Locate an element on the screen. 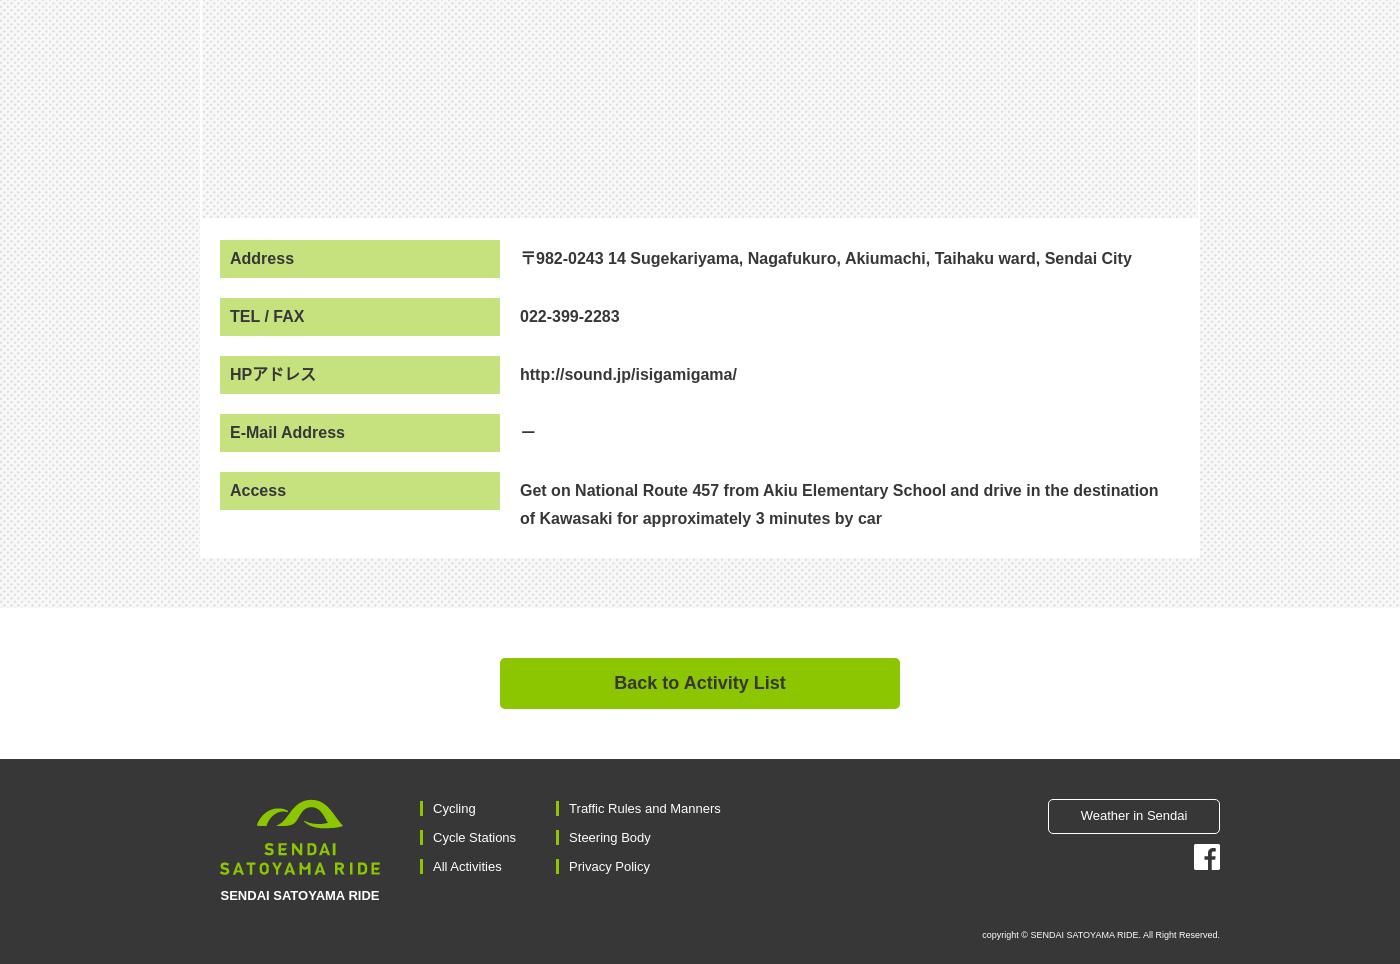 The image size is (1400, 964). '〒982-0243   14 Sugekariyama, Nagafukuro, Akiumachi, Taihaku ward, Sendai City' is located at coordinates (825, 256).